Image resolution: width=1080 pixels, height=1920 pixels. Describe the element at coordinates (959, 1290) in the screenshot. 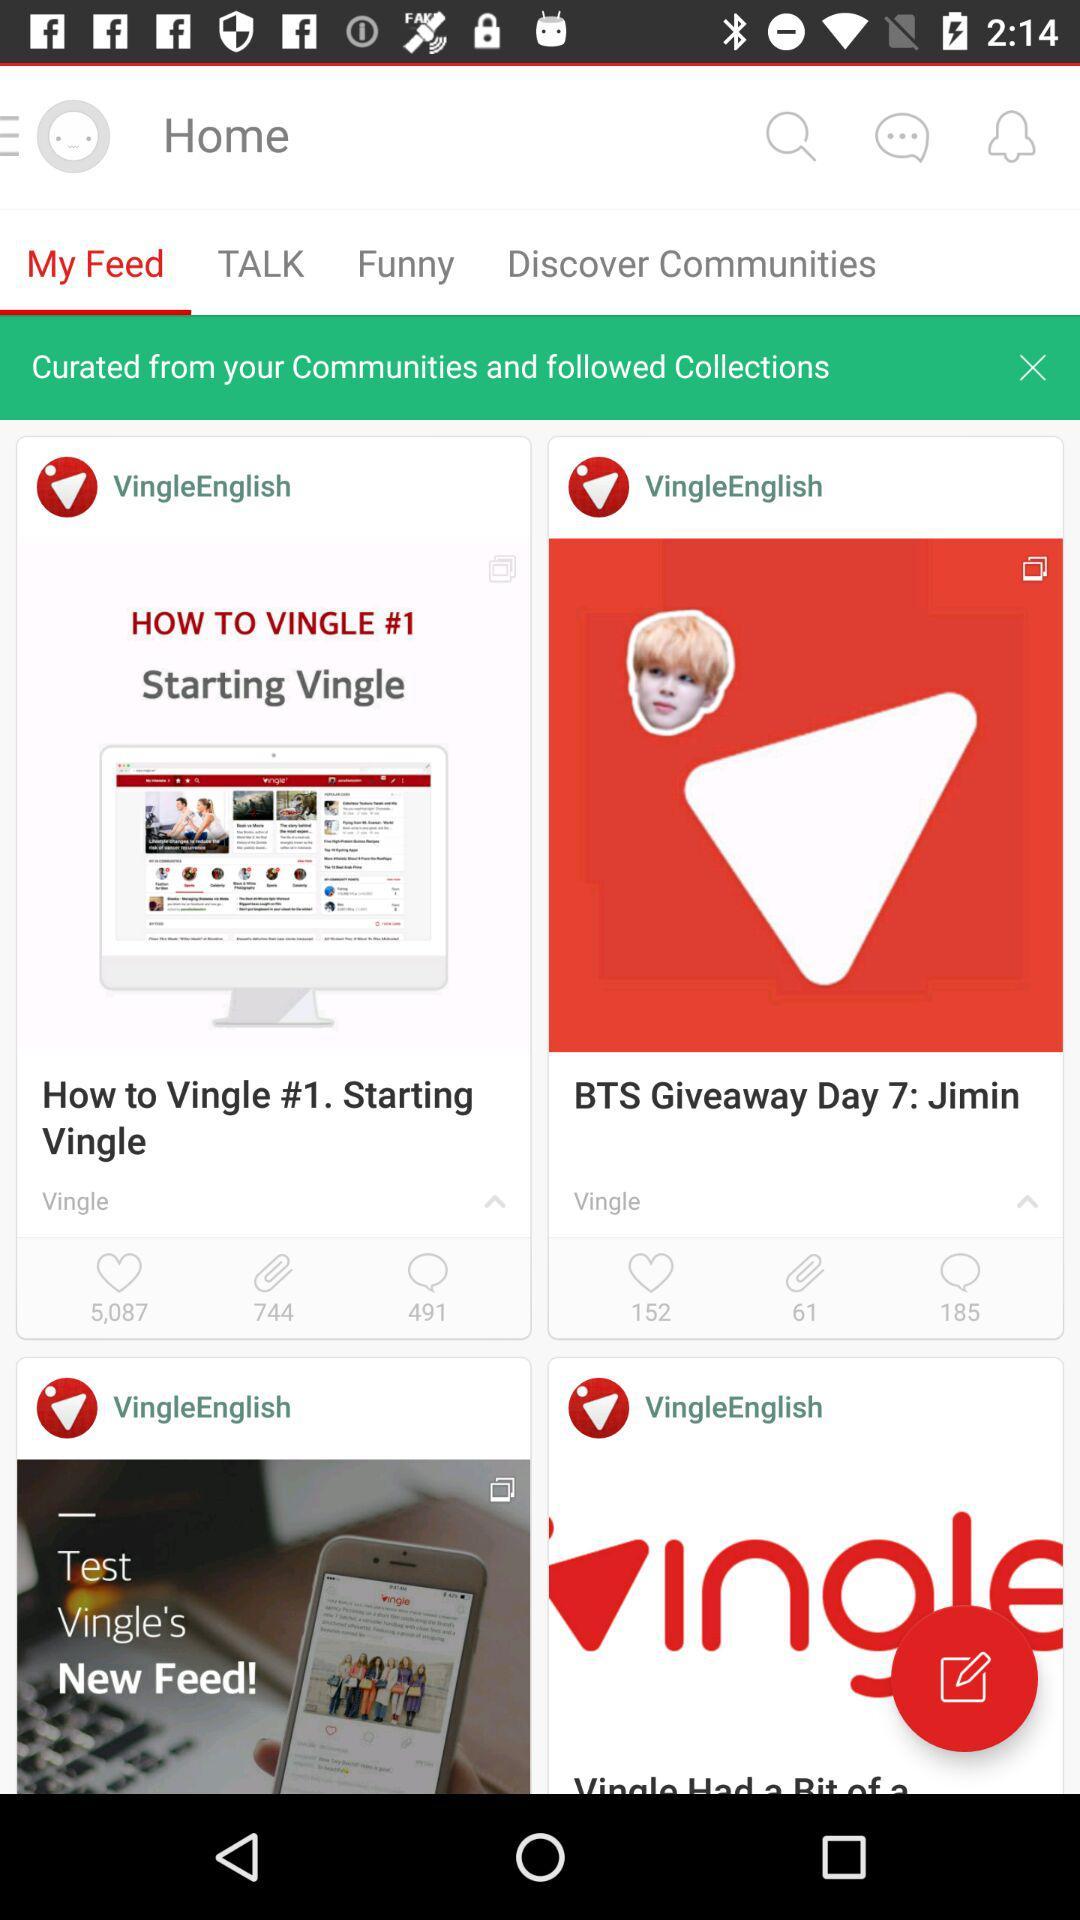

I see `item to the right of the 61` at that location.